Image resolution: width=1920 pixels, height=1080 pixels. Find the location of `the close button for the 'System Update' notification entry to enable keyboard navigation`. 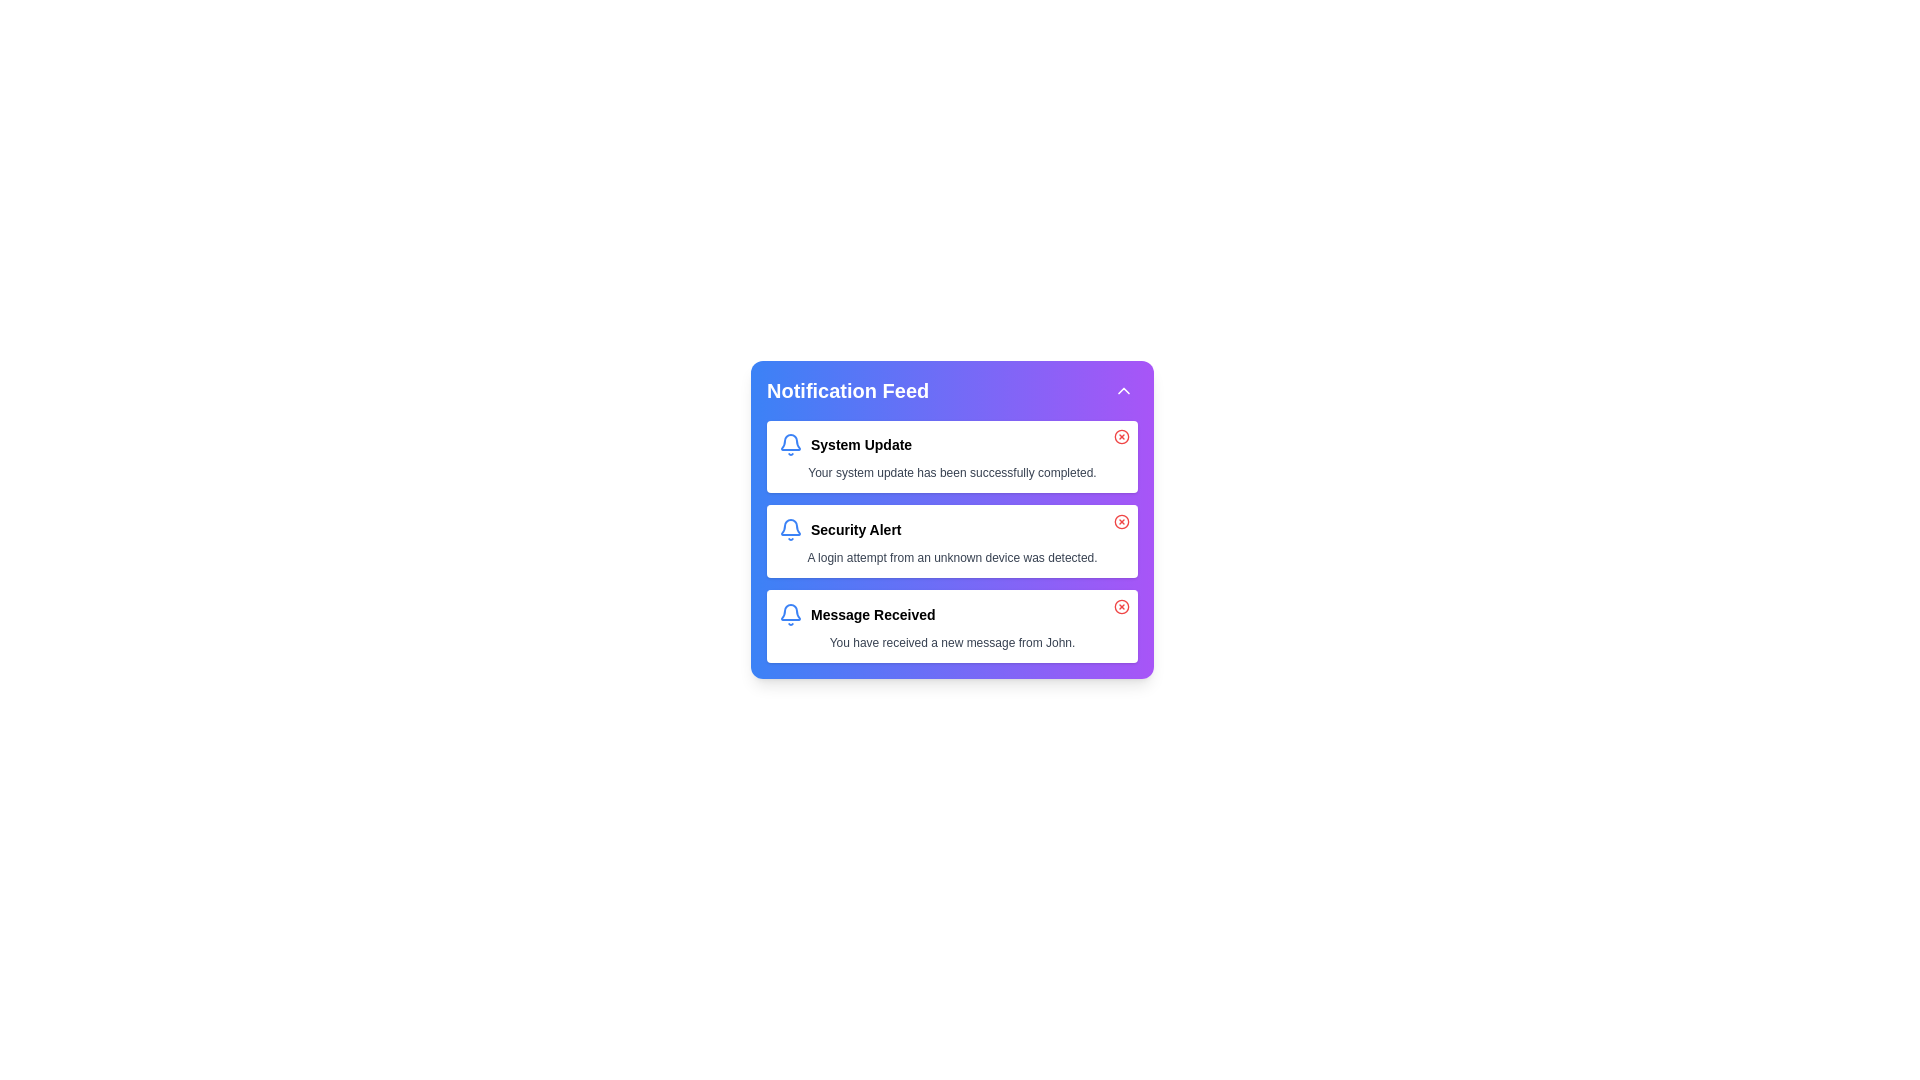

the close button for the 'System Update' notification entry to enable keyboard navigation is located at coordinates (1122, 435).